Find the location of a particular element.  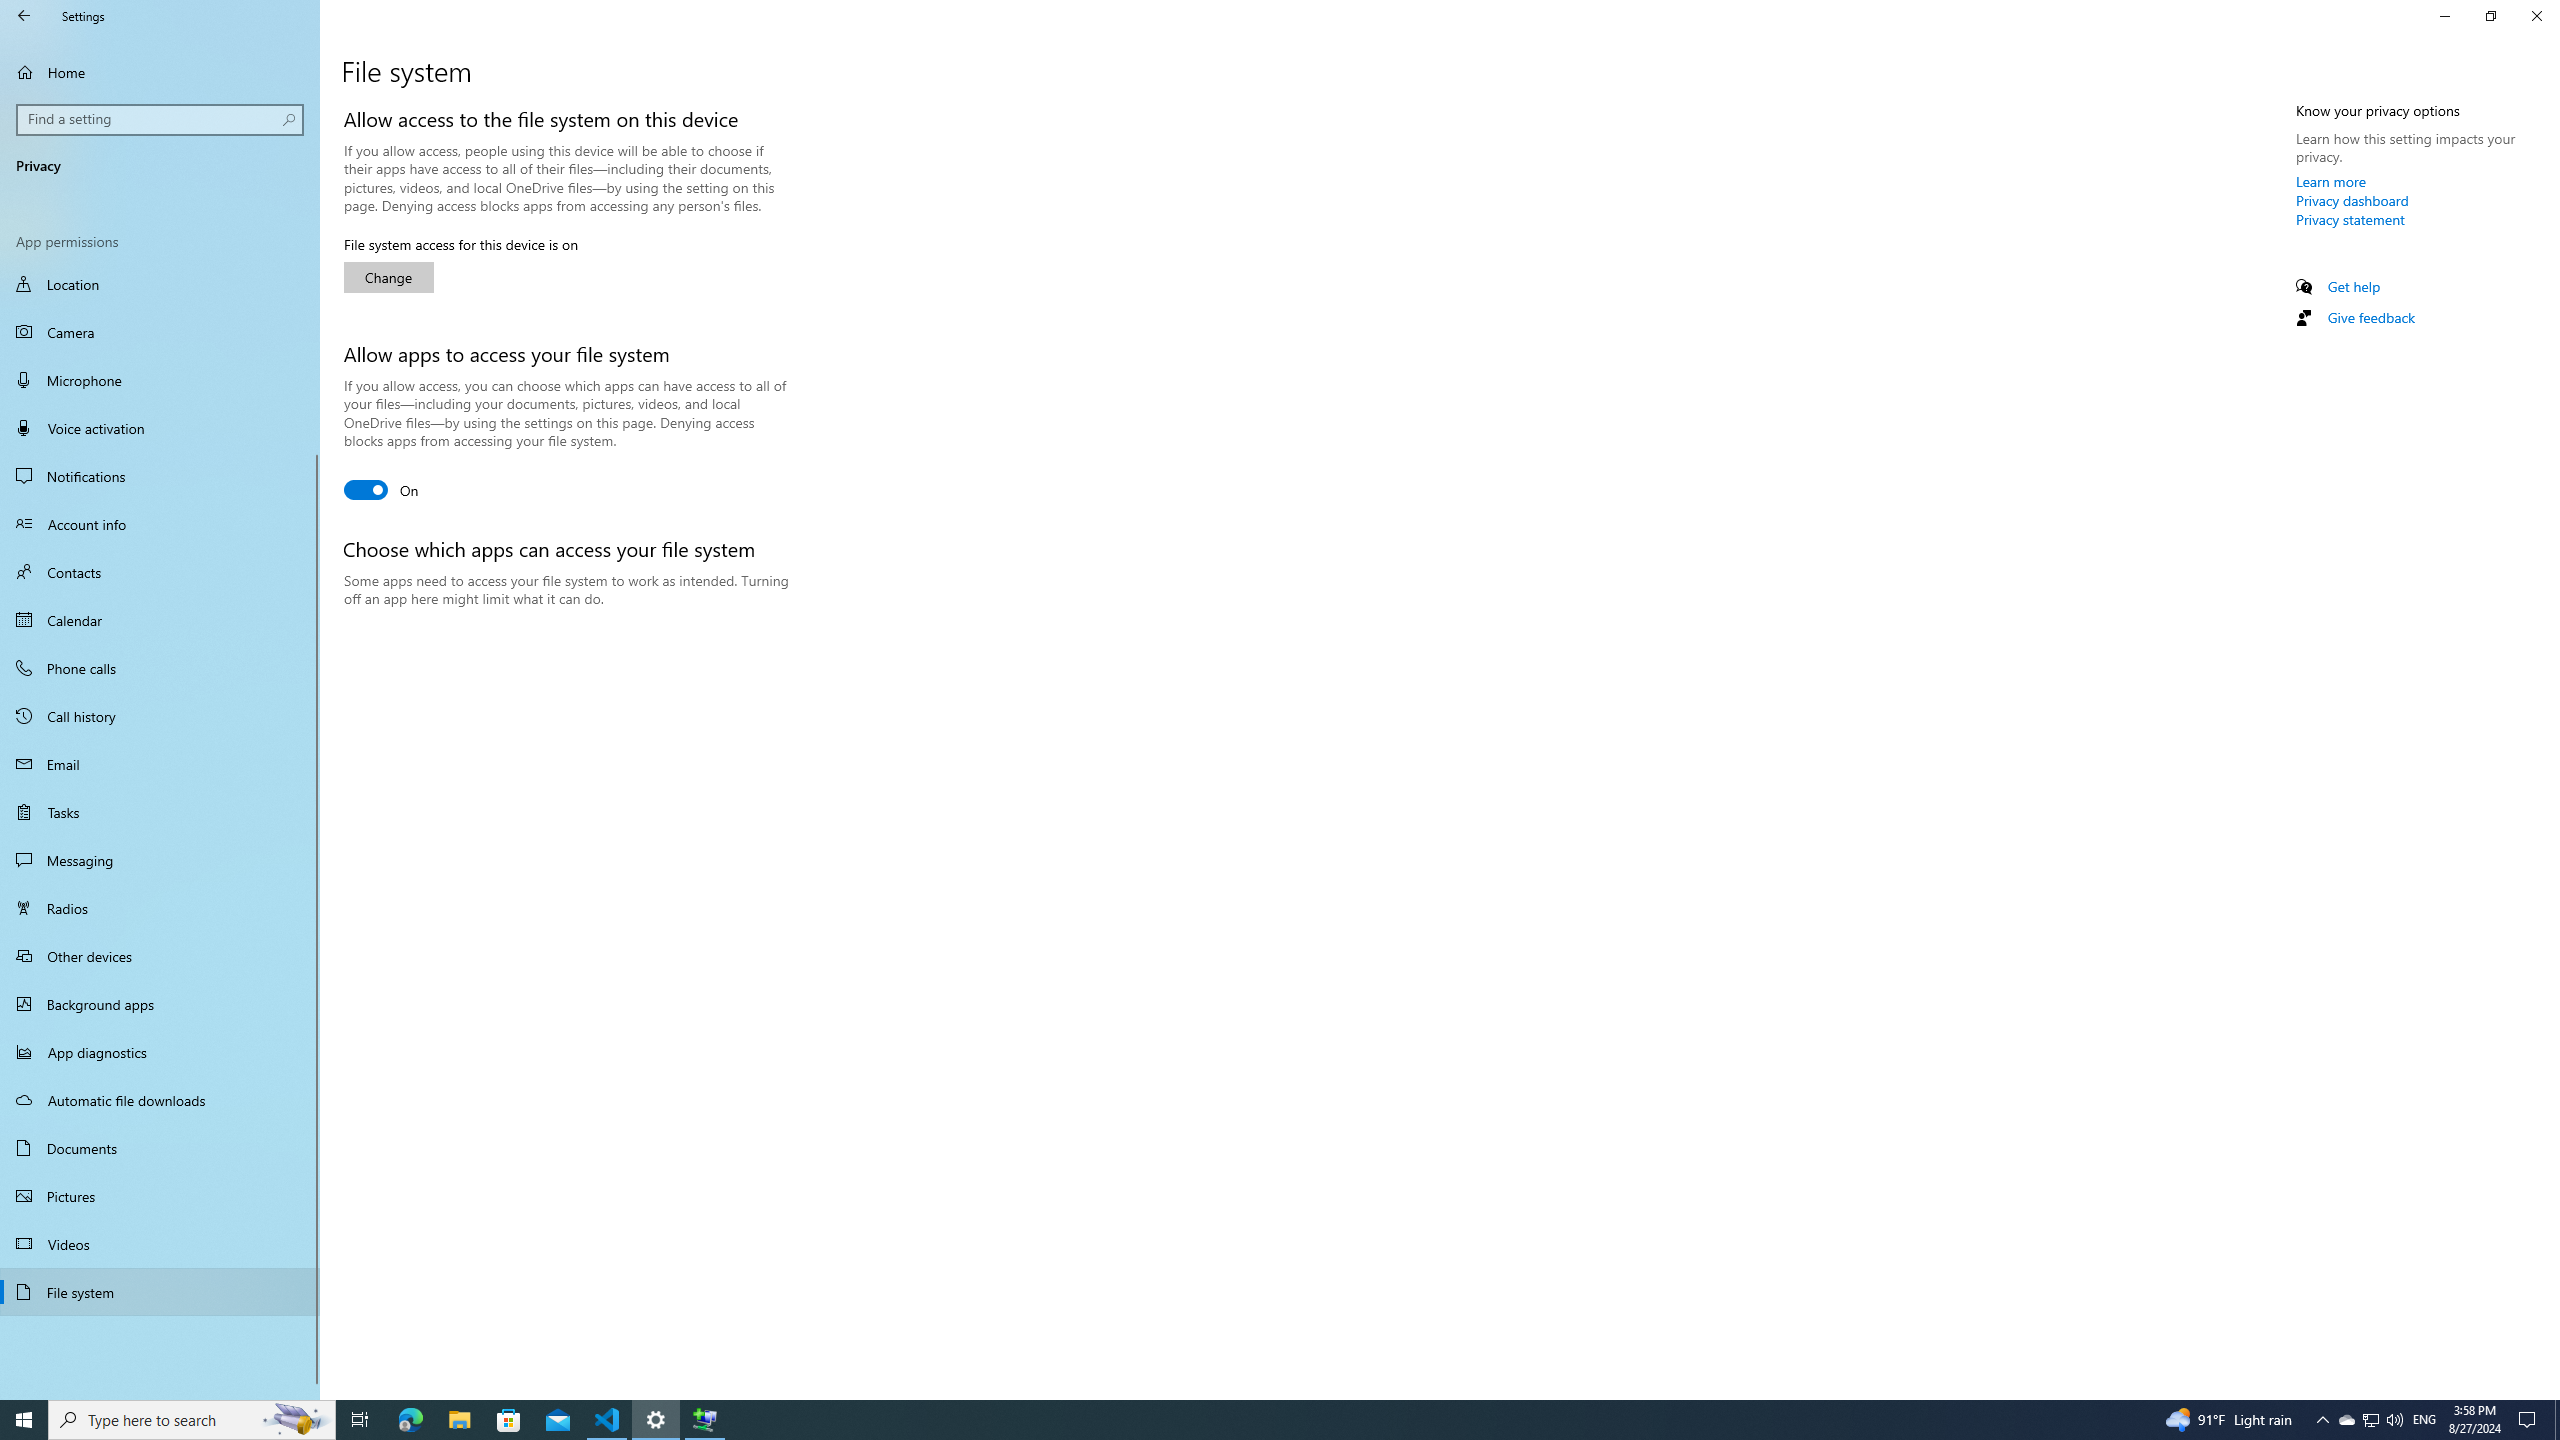

'Location' is located at coordinates (159, 284).